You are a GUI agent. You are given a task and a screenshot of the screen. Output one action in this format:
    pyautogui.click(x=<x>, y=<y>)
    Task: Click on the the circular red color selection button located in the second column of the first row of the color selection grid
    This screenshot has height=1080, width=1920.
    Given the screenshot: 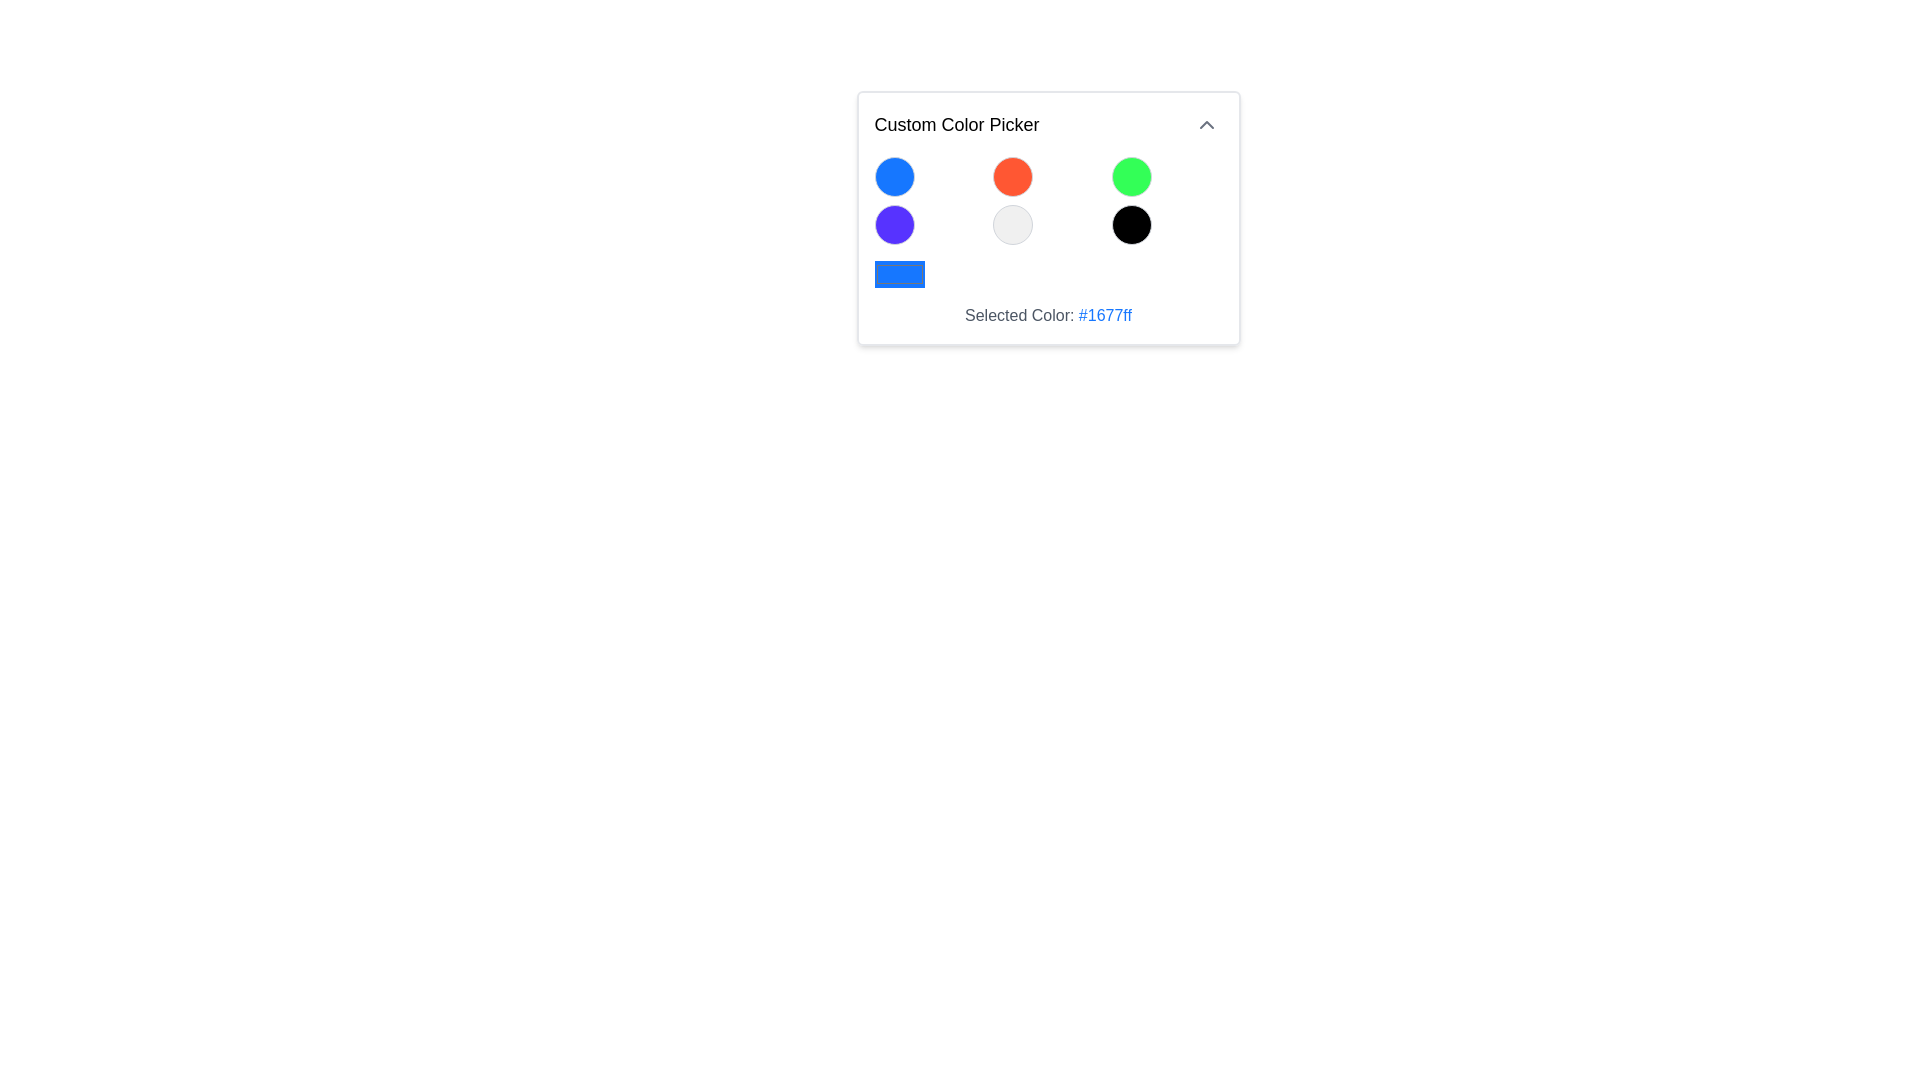 What is the action you would take?
    pyautogui.click(x=1013, y=176)
    